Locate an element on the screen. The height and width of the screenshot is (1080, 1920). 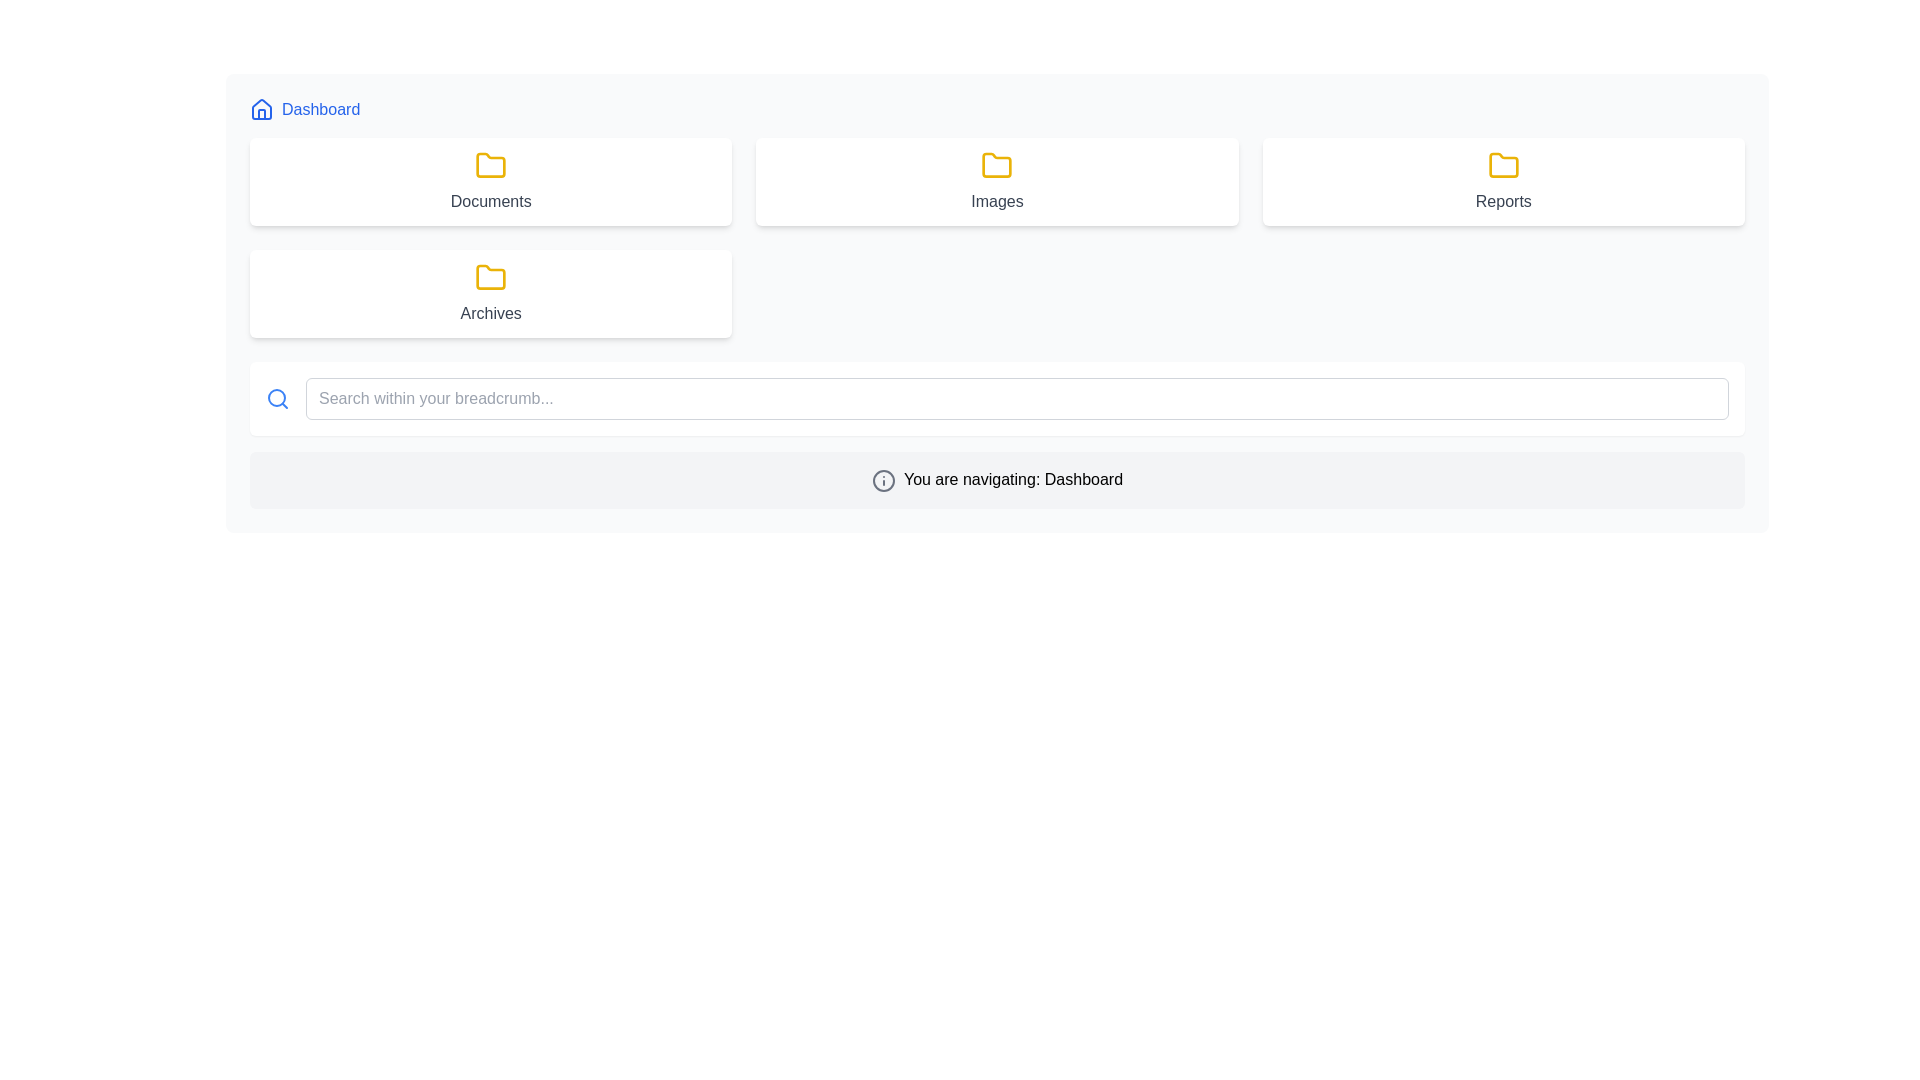
the 'Documents' text label, which is styled with a gray color and medium font size, located below a yellow folder icon in the upper section of the interface is located at coordinates (491, 201).